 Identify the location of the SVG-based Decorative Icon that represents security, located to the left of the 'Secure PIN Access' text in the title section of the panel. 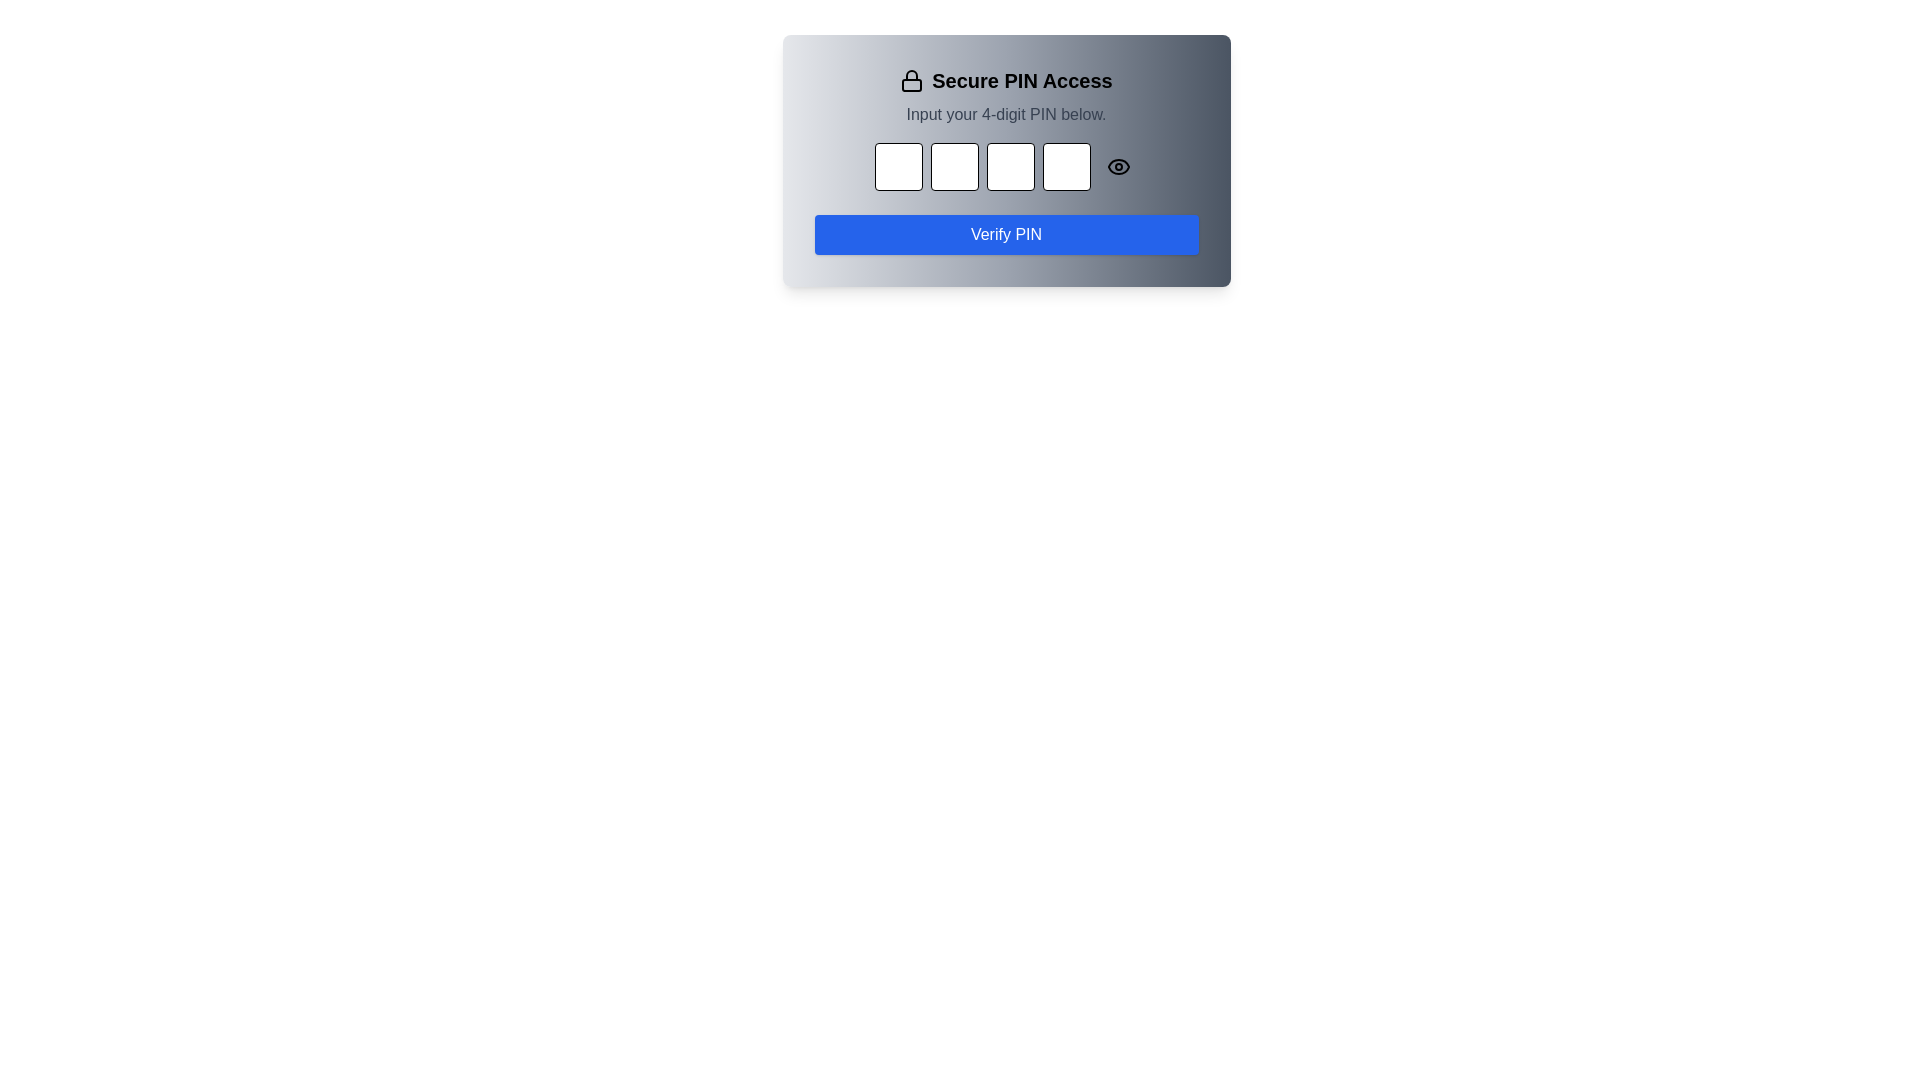
(911, 80).